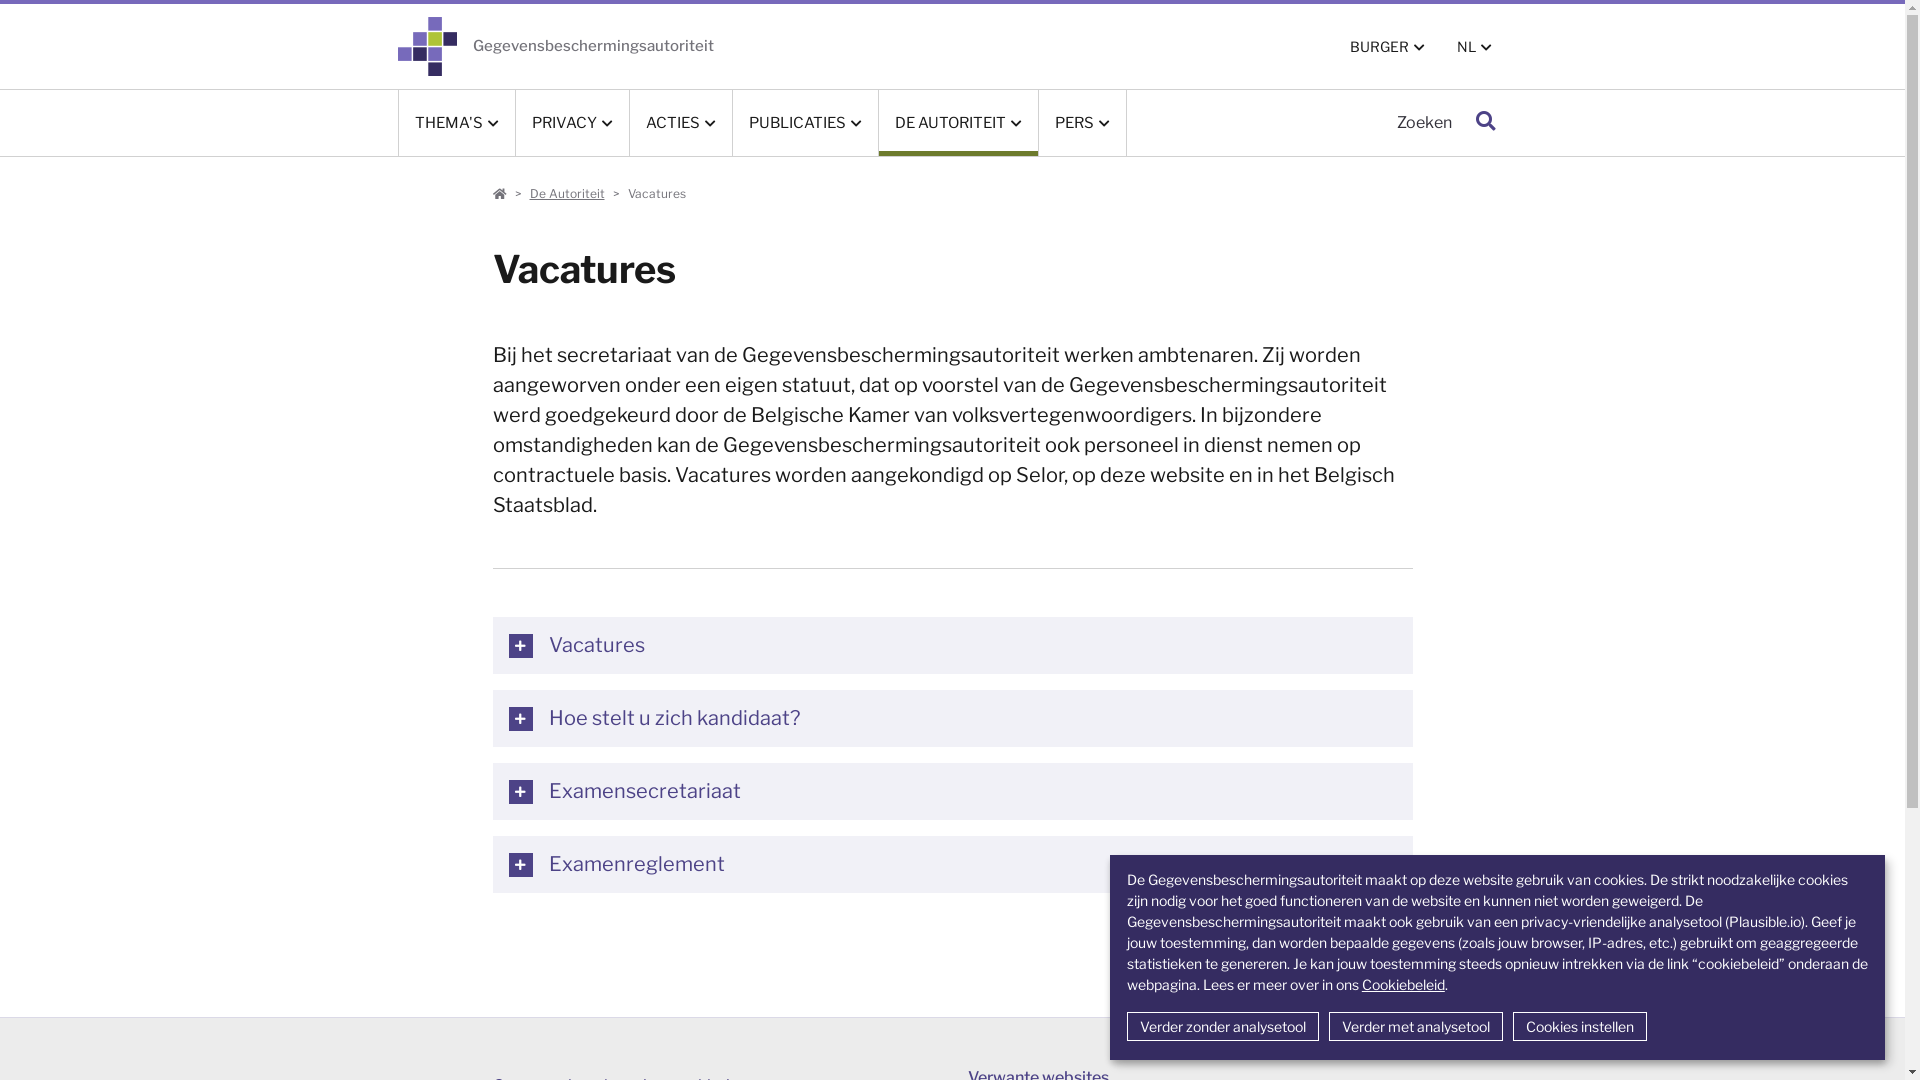 Image resolution: width=1920 pixels, height=1080 pixels. I want to click on 'Cookies instellen', so click(1578, 1026).